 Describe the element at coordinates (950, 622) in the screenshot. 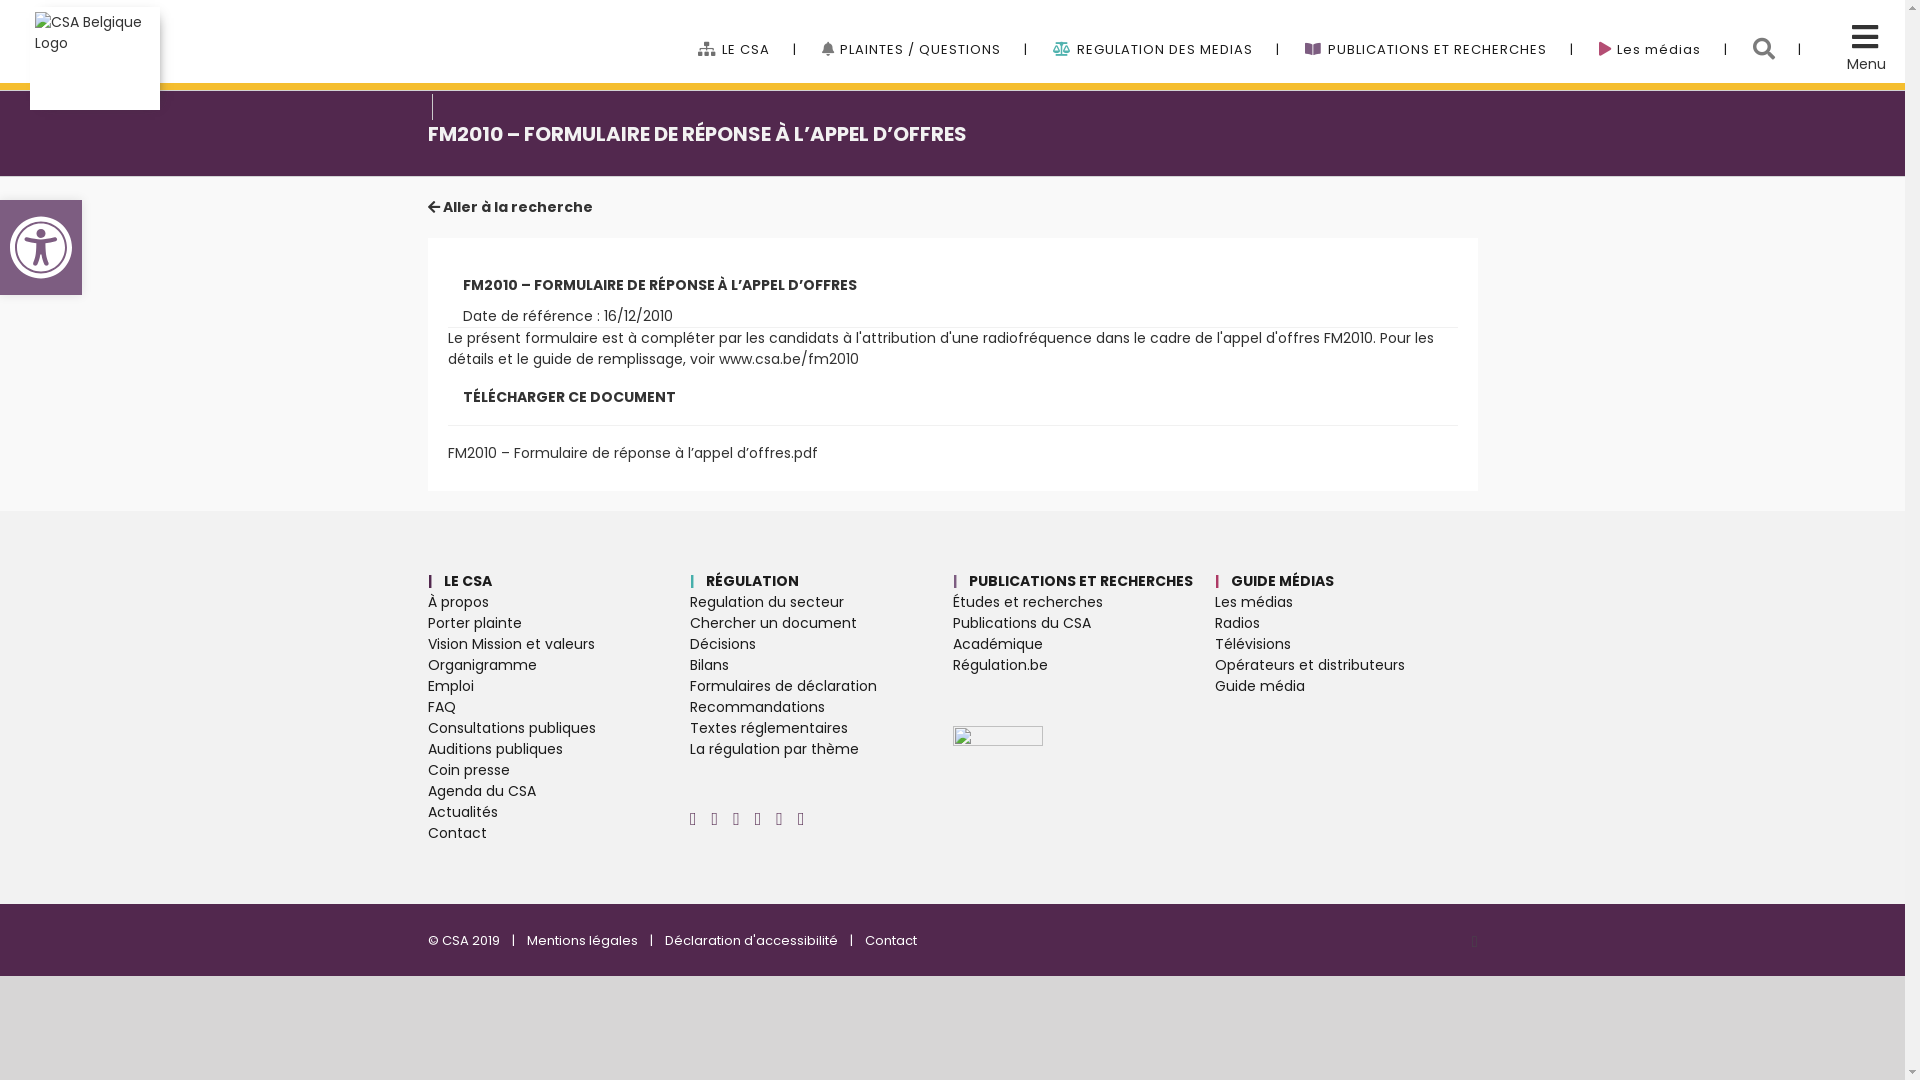

I see `'Publications du CSA'` at that location.